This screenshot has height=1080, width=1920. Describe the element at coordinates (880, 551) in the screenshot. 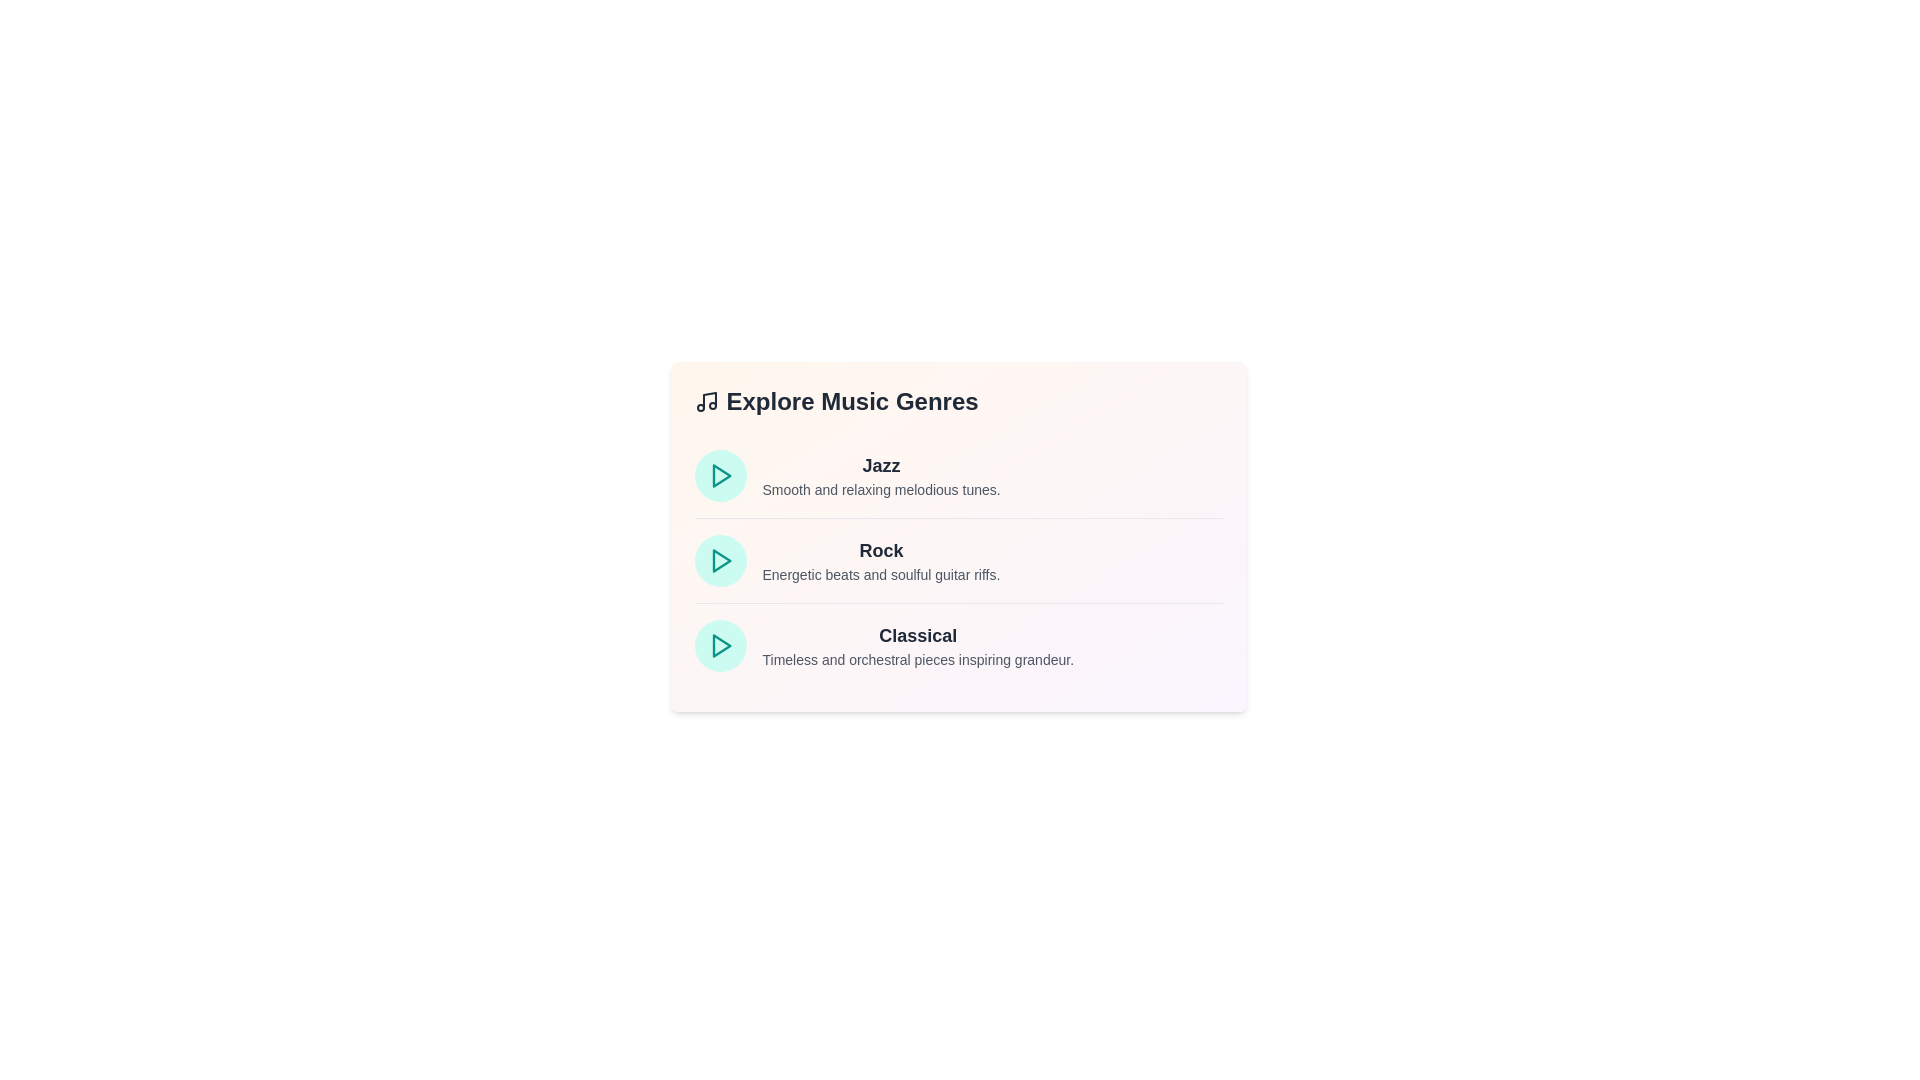

I see `the genre name Rock to highlight it` at that location.